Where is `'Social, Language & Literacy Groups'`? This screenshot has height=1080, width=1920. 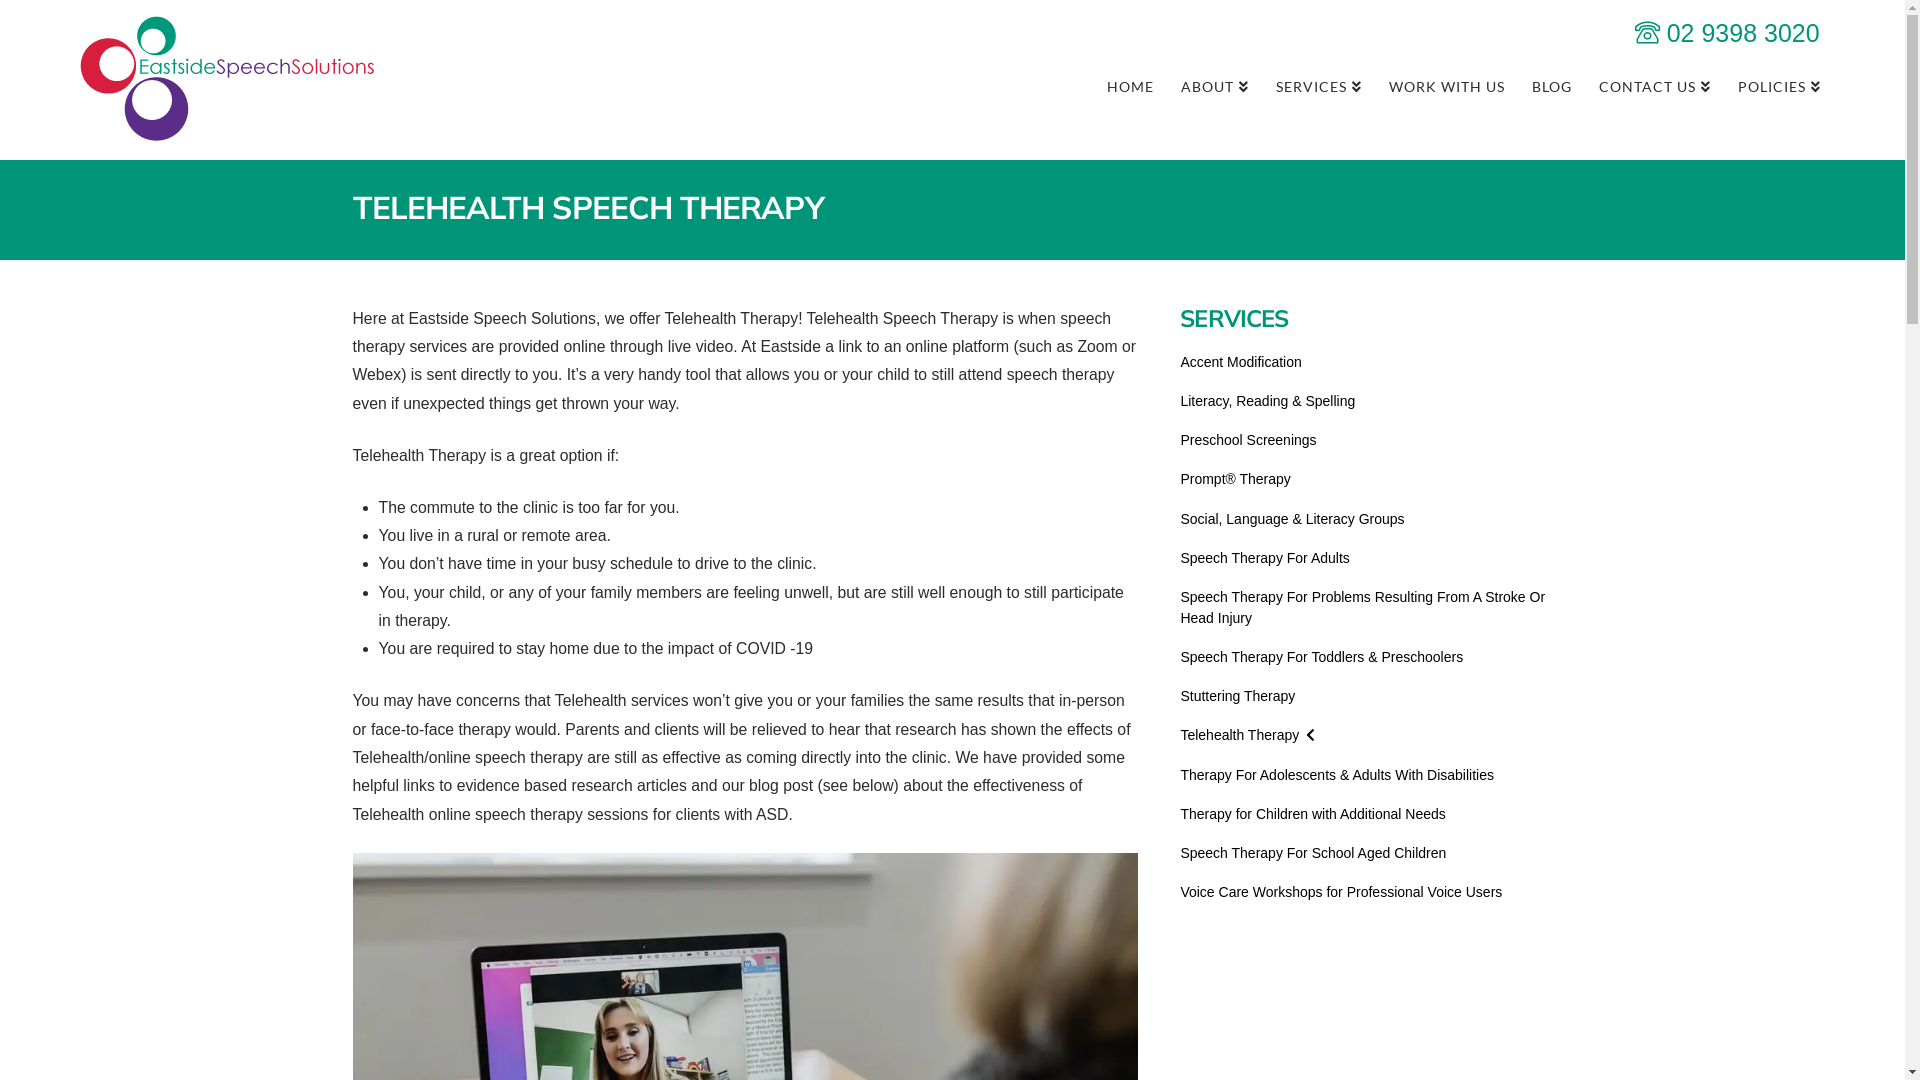
'Social, Language & Literacy Groups' is located at coordinates (1291, 518).